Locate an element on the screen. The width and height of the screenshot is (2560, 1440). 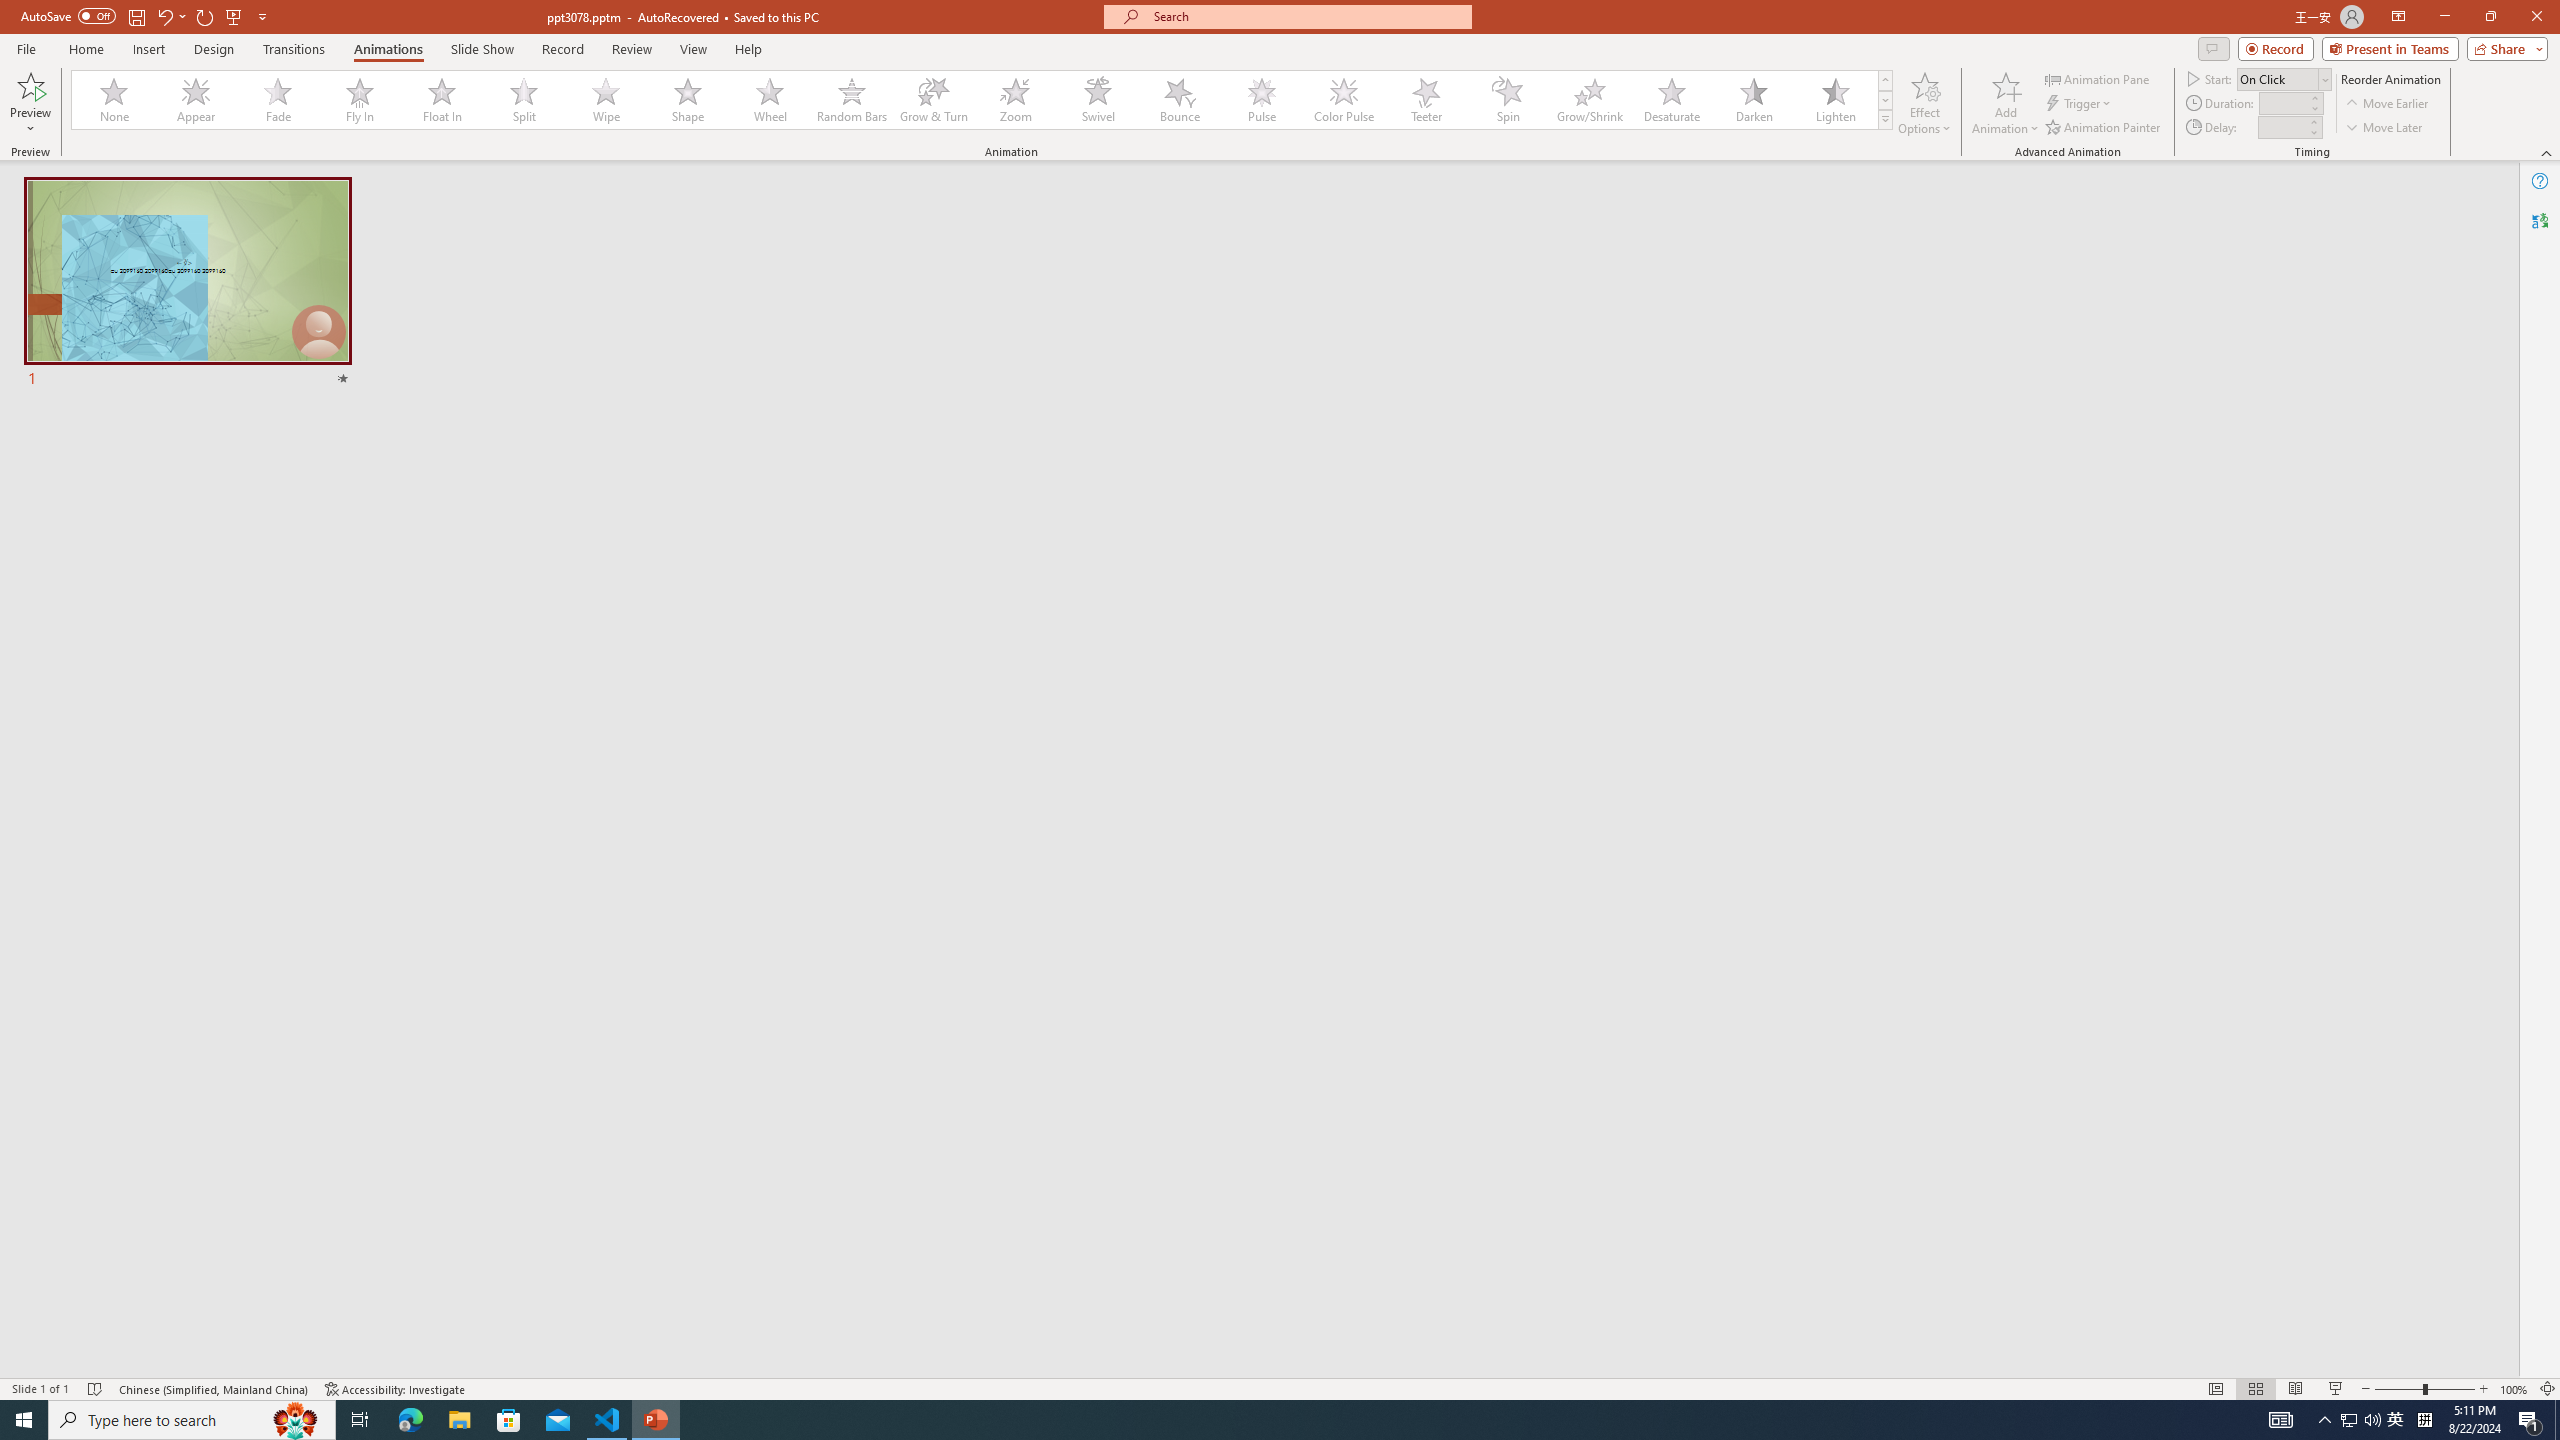
'Zoom 100%' is located at coordinates (2515, 1389).